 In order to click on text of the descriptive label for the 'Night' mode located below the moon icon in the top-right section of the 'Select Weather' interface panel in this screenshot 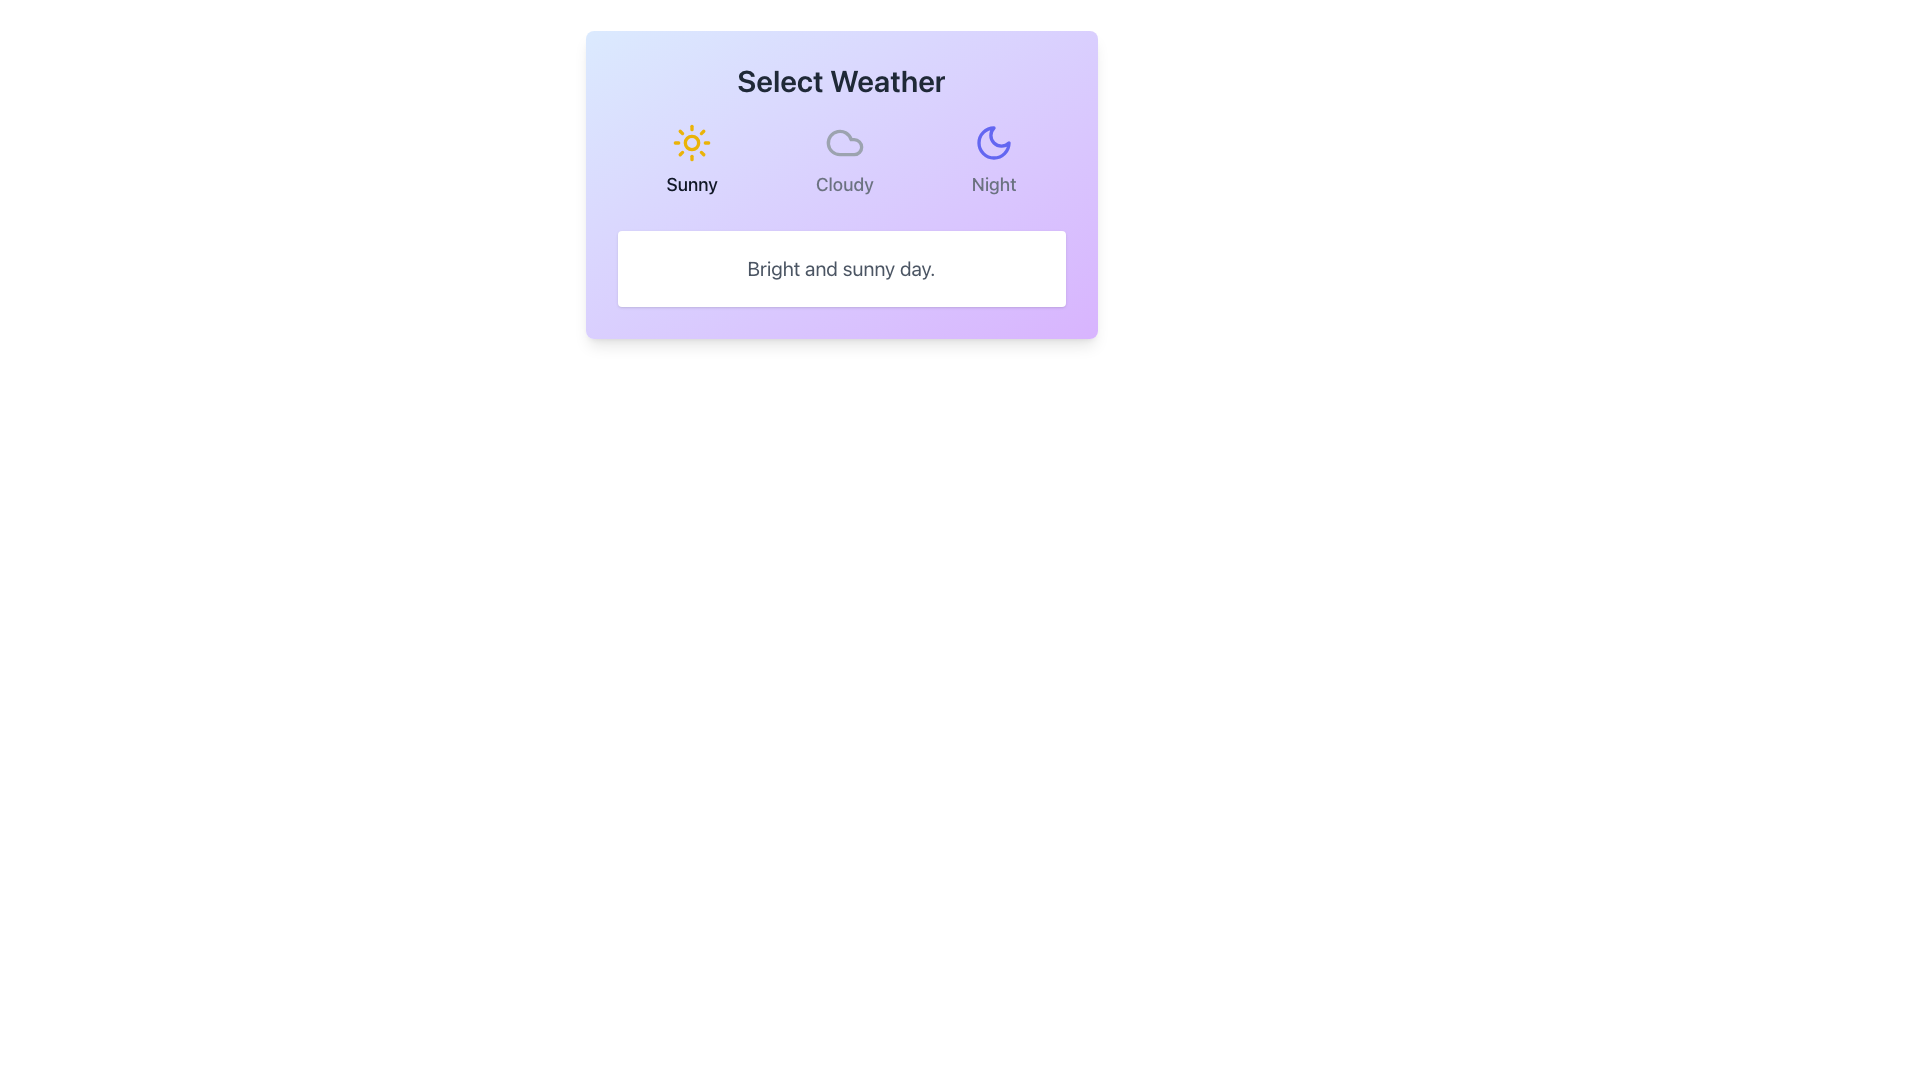, I will do `click(994, 185)`.